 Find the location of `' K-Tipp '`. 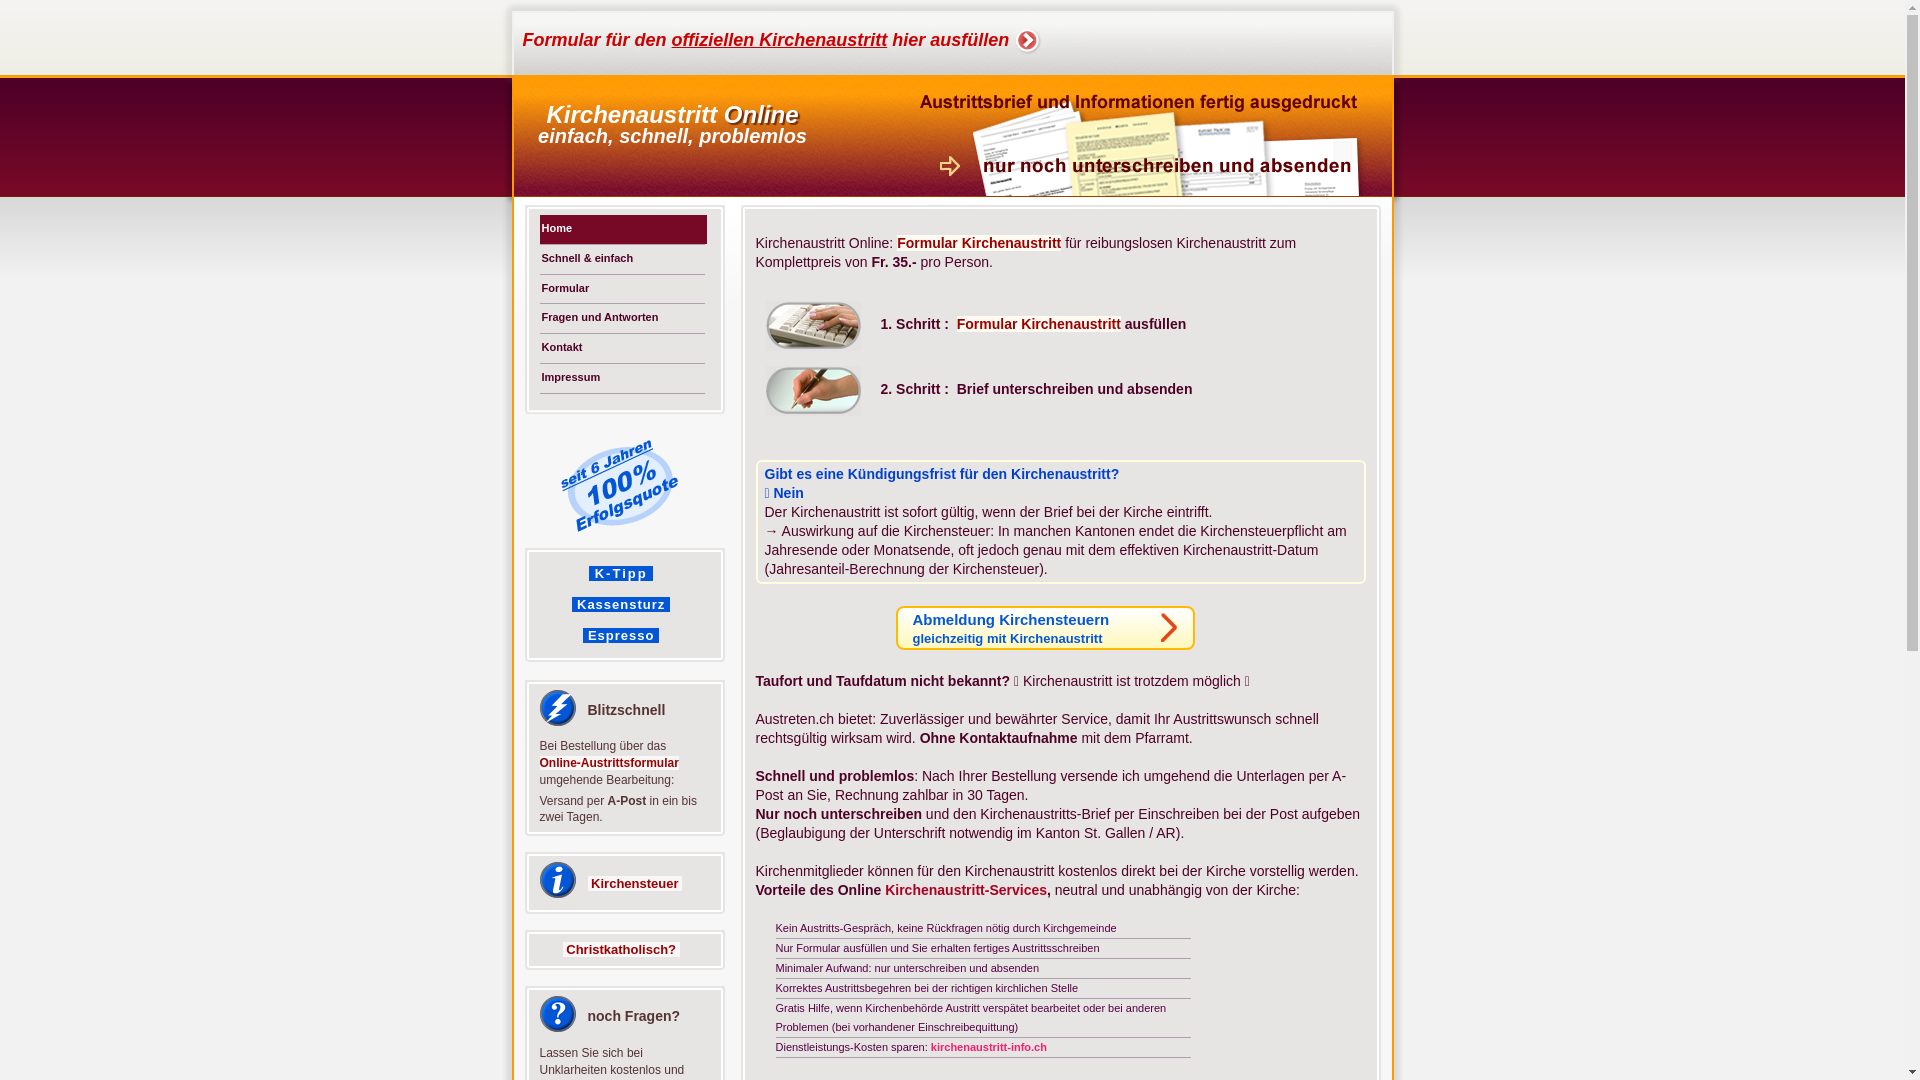

' K-Tipp ' is located at coordinates (619, 573).